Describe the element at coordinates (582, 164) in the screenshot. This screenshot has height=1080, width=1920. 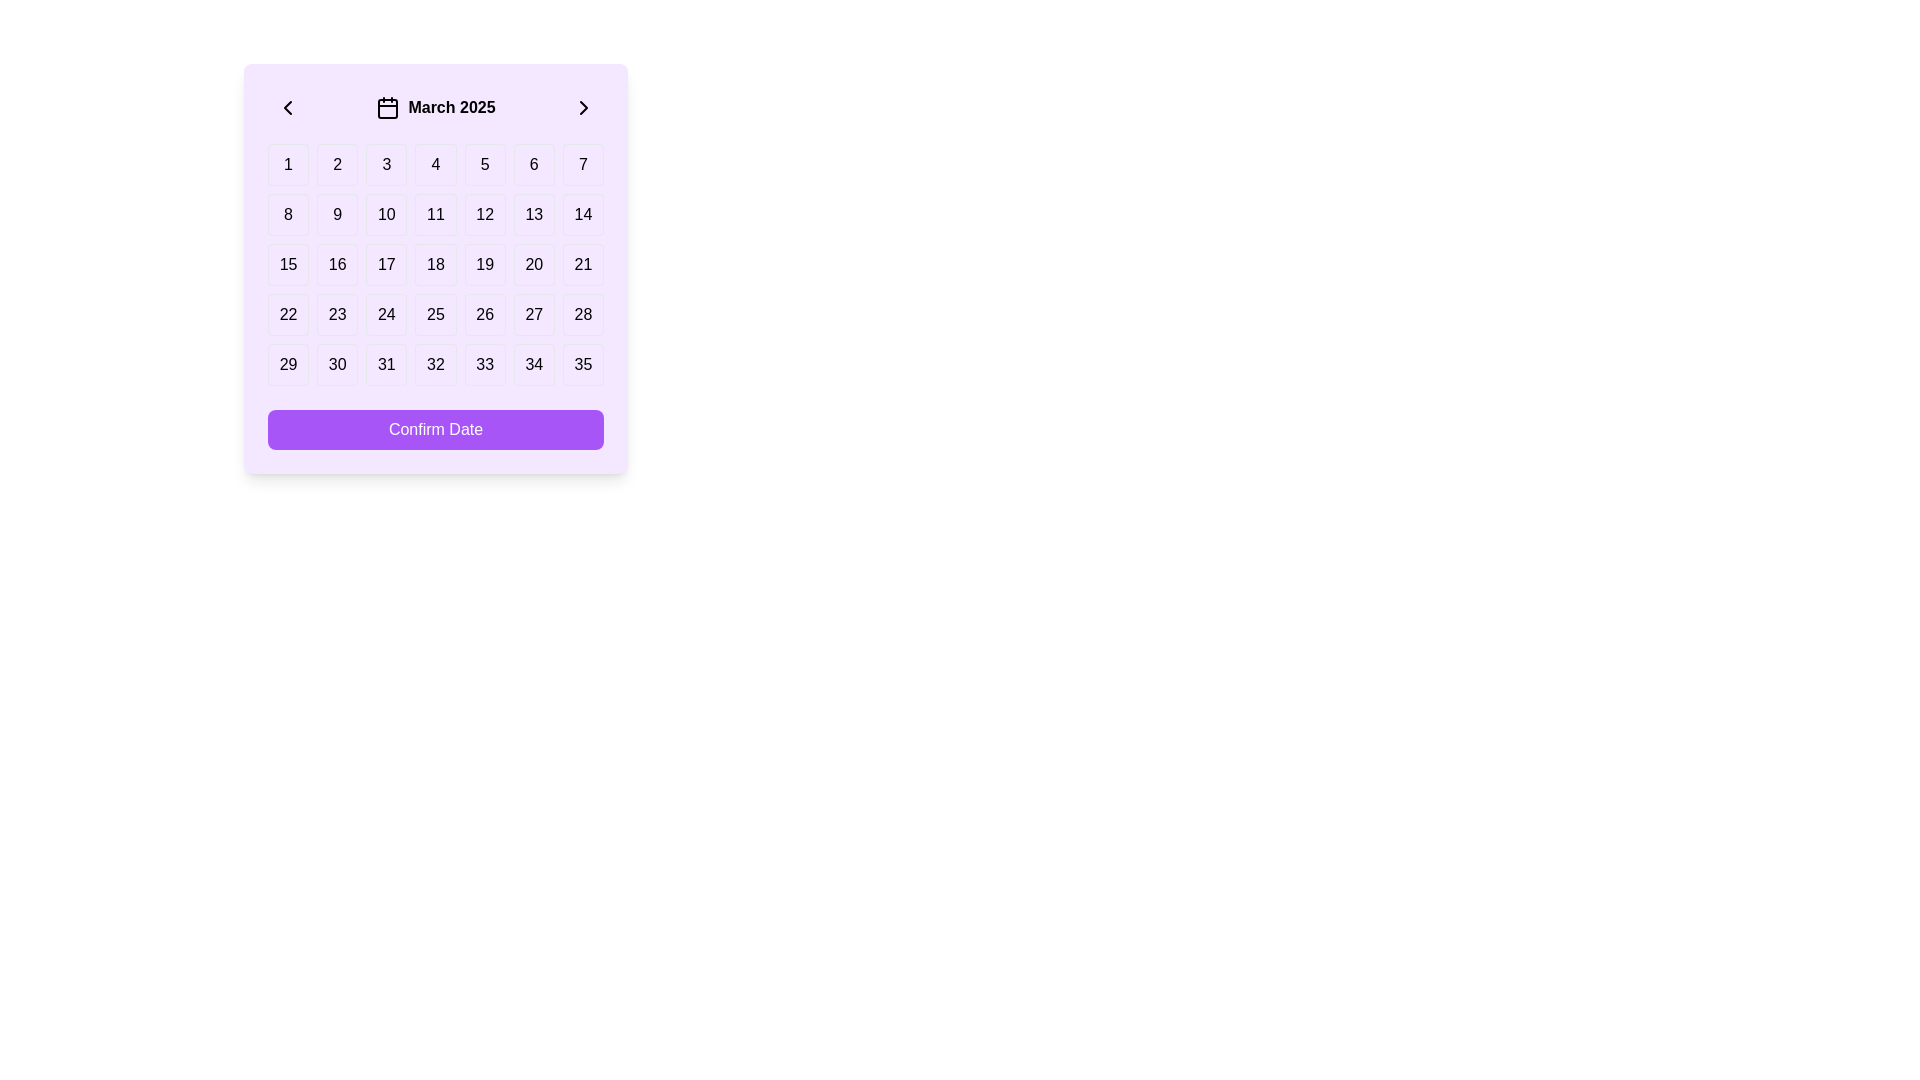
I see `the square-shaped box with the number '7' inside` at that location.